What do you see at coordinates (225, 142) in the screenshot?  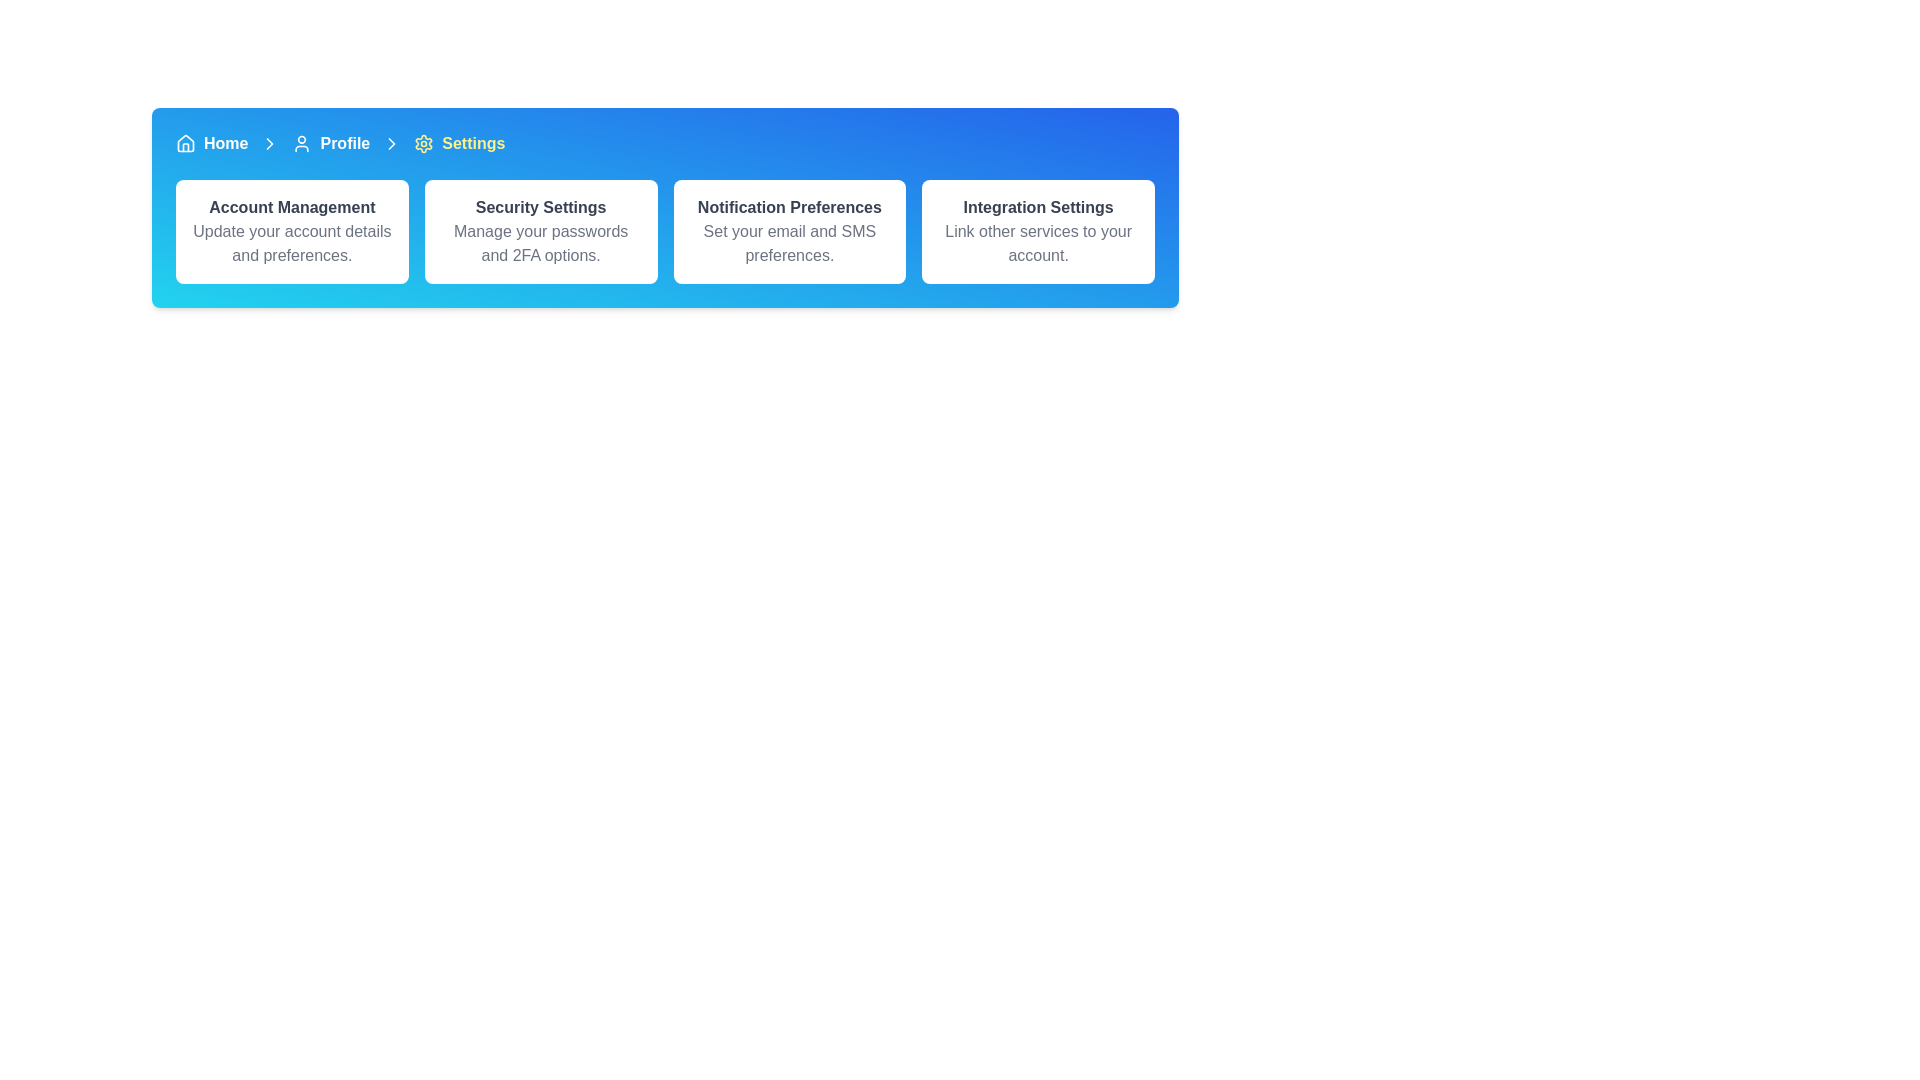 I see `the 'Home' hyperlink in the navigation bar` at bounding box center [225, 142].